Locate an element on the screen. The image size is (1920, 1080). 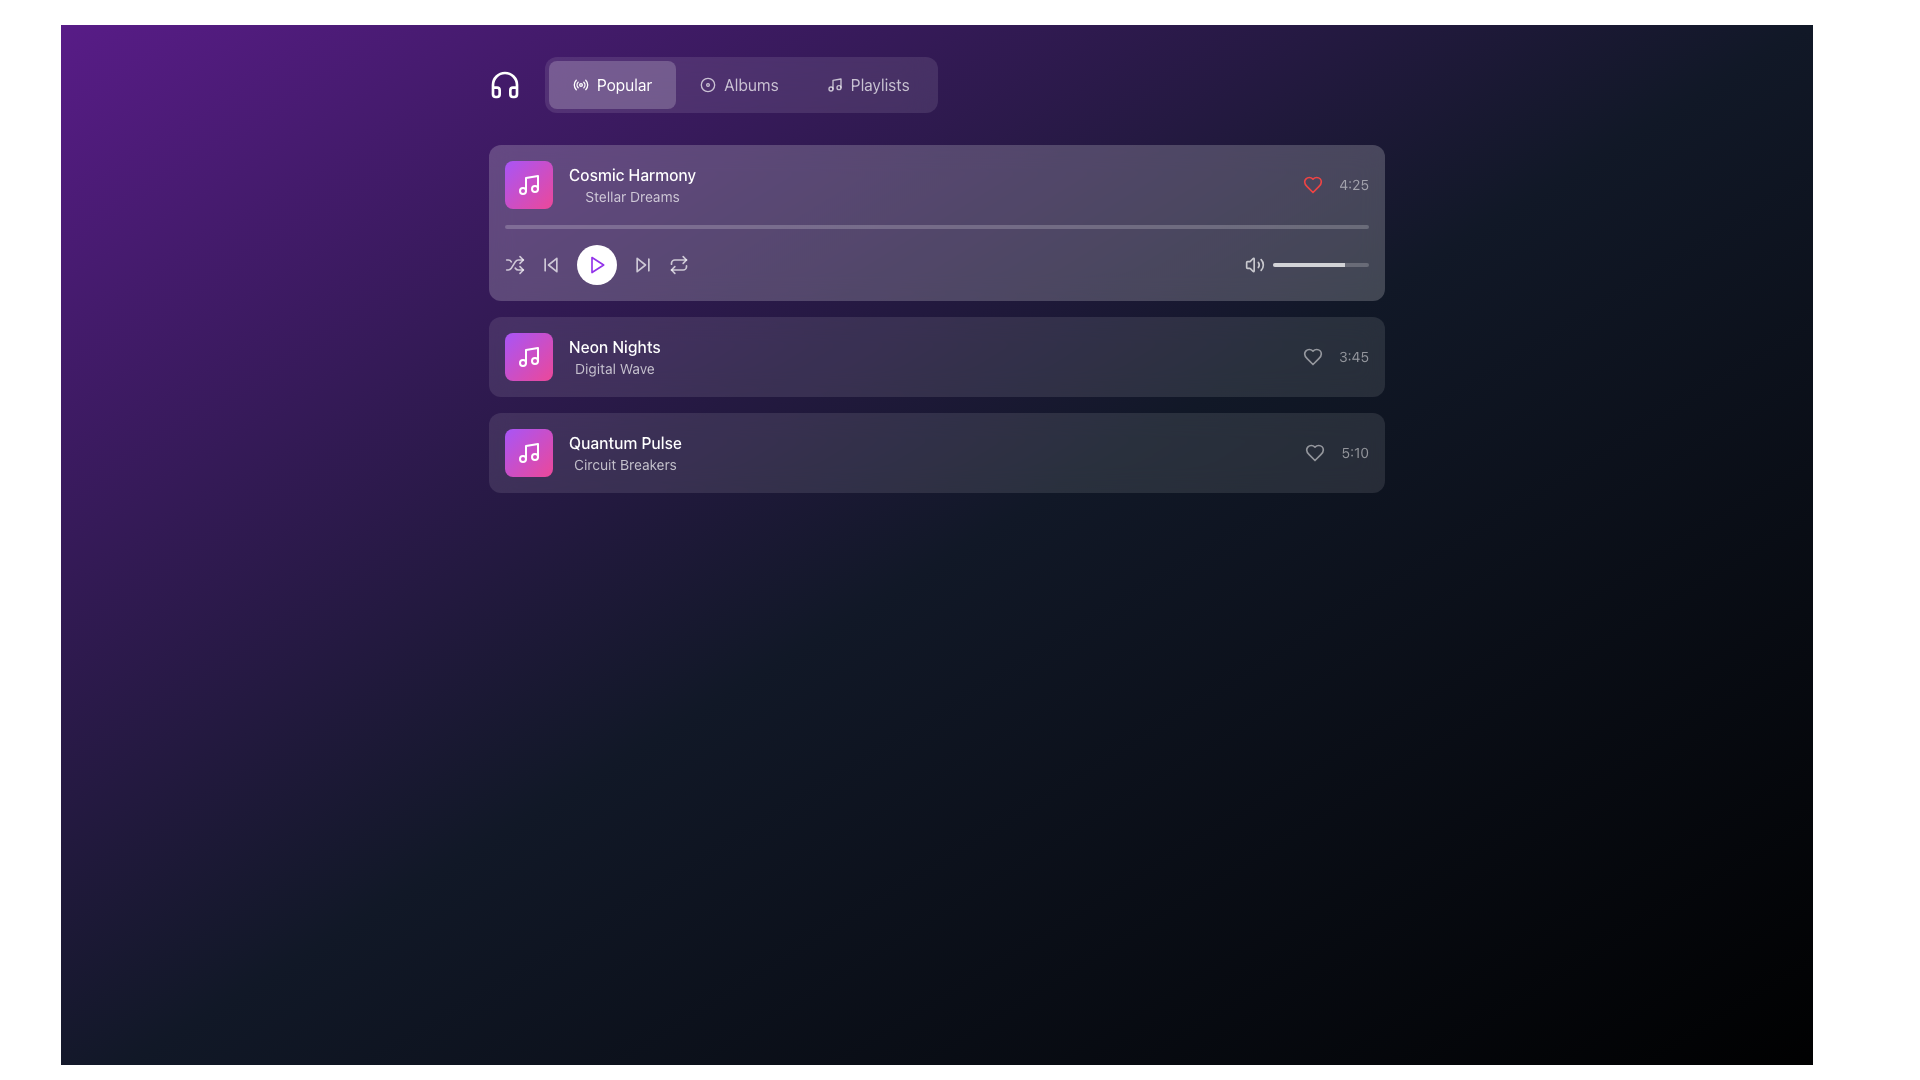
the Decorative SVG Circle, which is the outer ring of a dual-circle structure in the top-left corner of the interface, adjacent to the 'Popular' button is located at coordinates (708, 83).